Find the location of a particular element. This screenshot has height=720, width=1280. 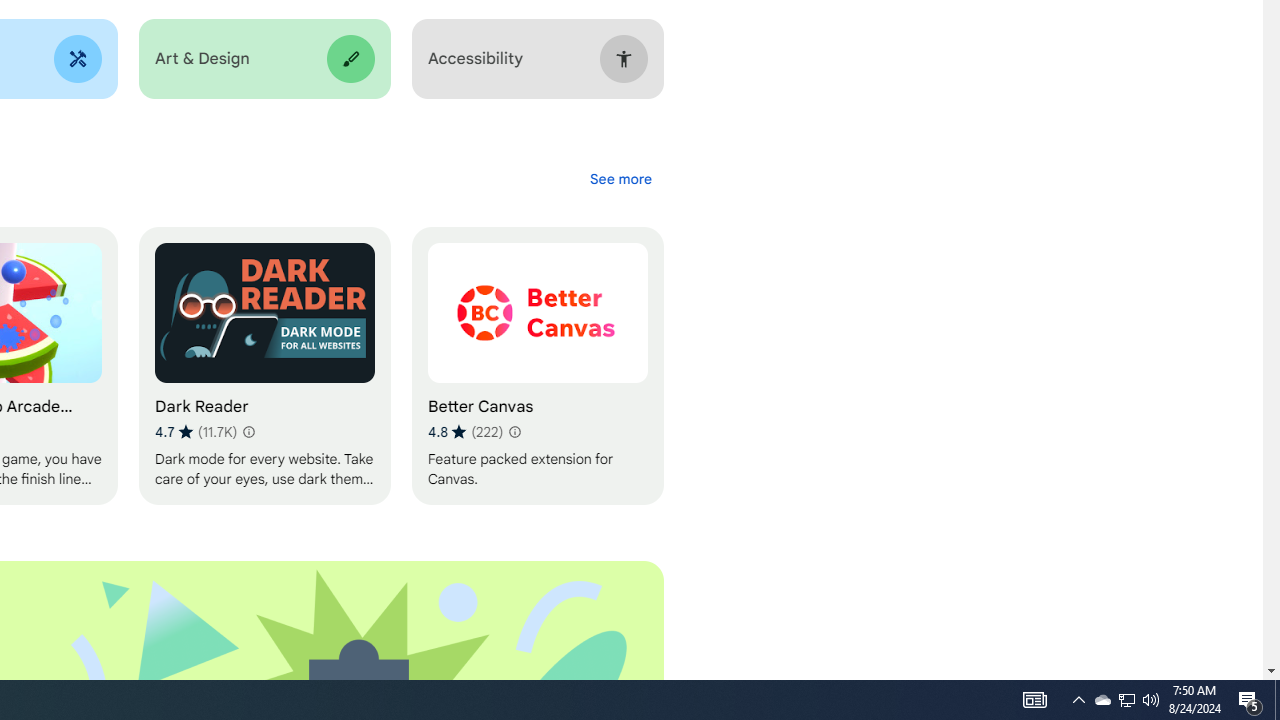

'Learn more about results and reviews "Dark Reader"' is located at coordinates (246, 431).